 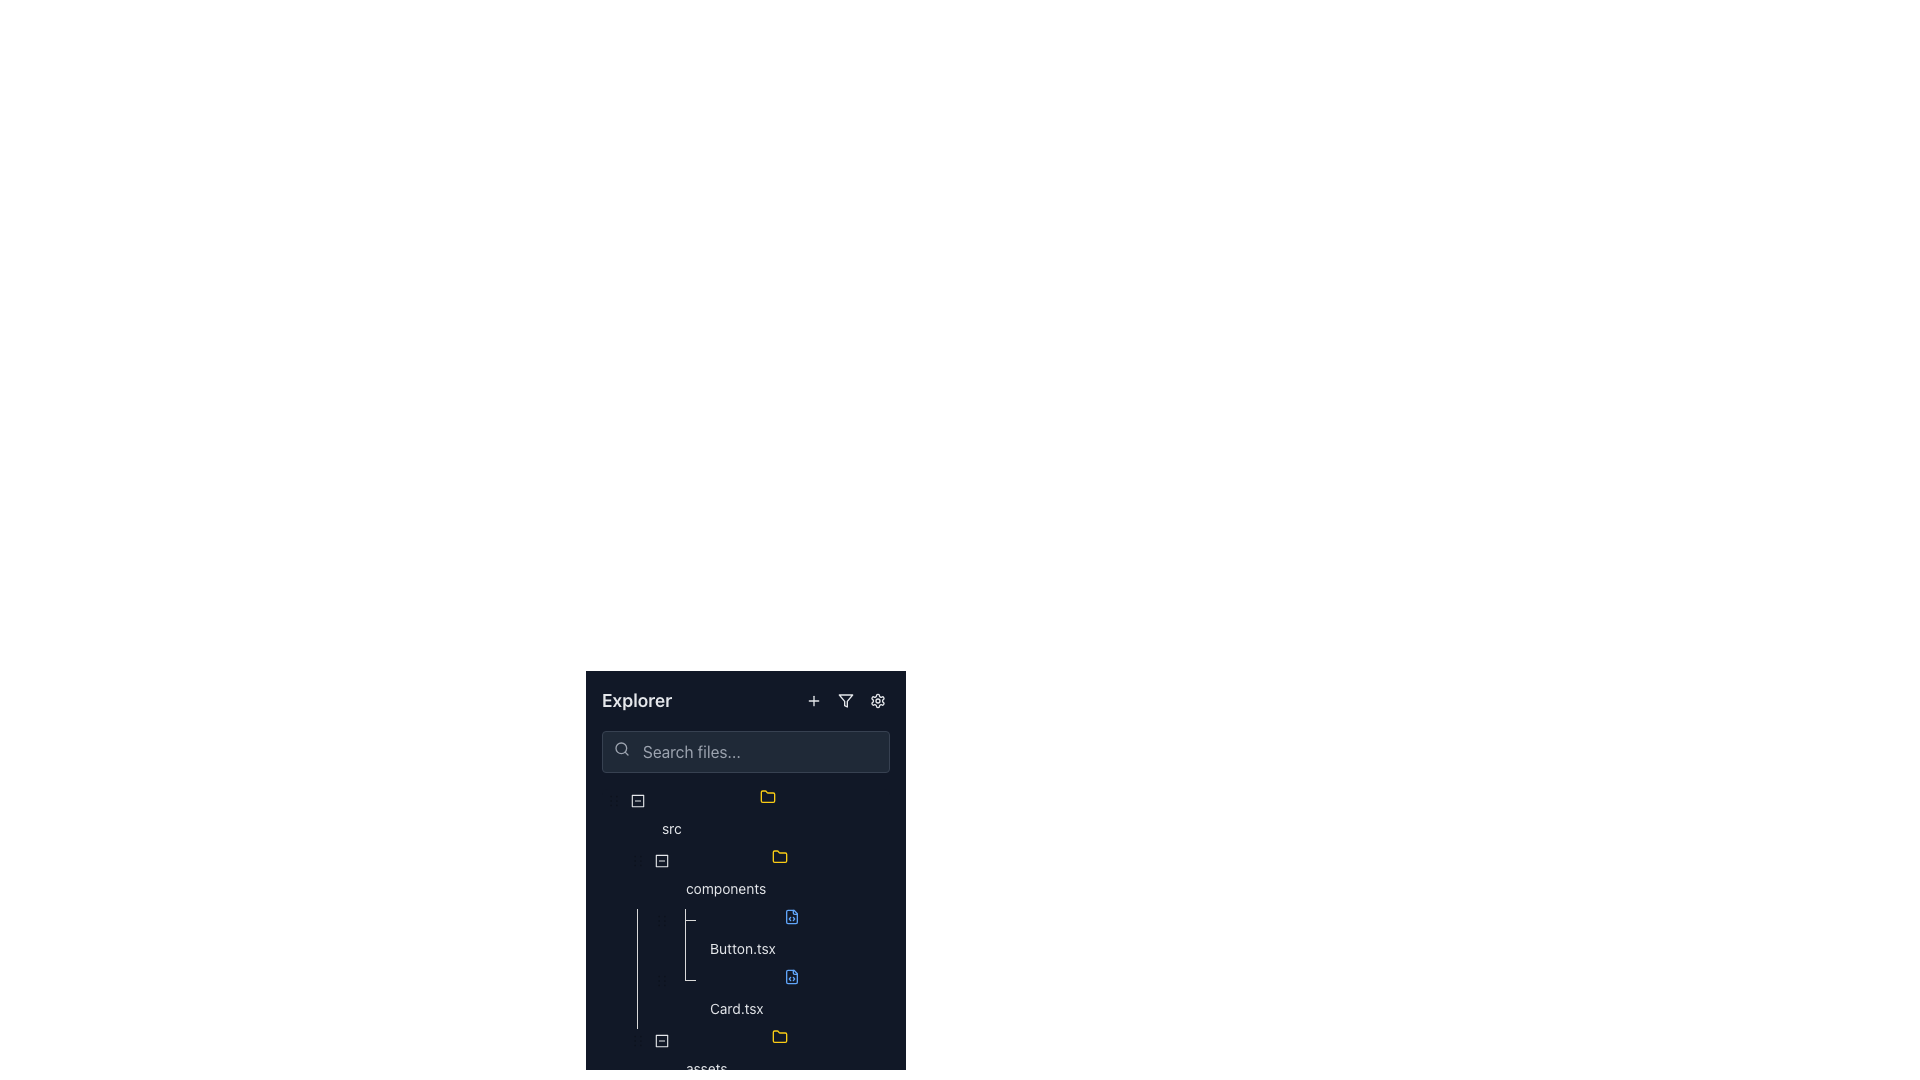 I want to click on the filtering icon located in the top-right corner of the explorer panel for tooltip or context menu, so click(x=845, y=700).